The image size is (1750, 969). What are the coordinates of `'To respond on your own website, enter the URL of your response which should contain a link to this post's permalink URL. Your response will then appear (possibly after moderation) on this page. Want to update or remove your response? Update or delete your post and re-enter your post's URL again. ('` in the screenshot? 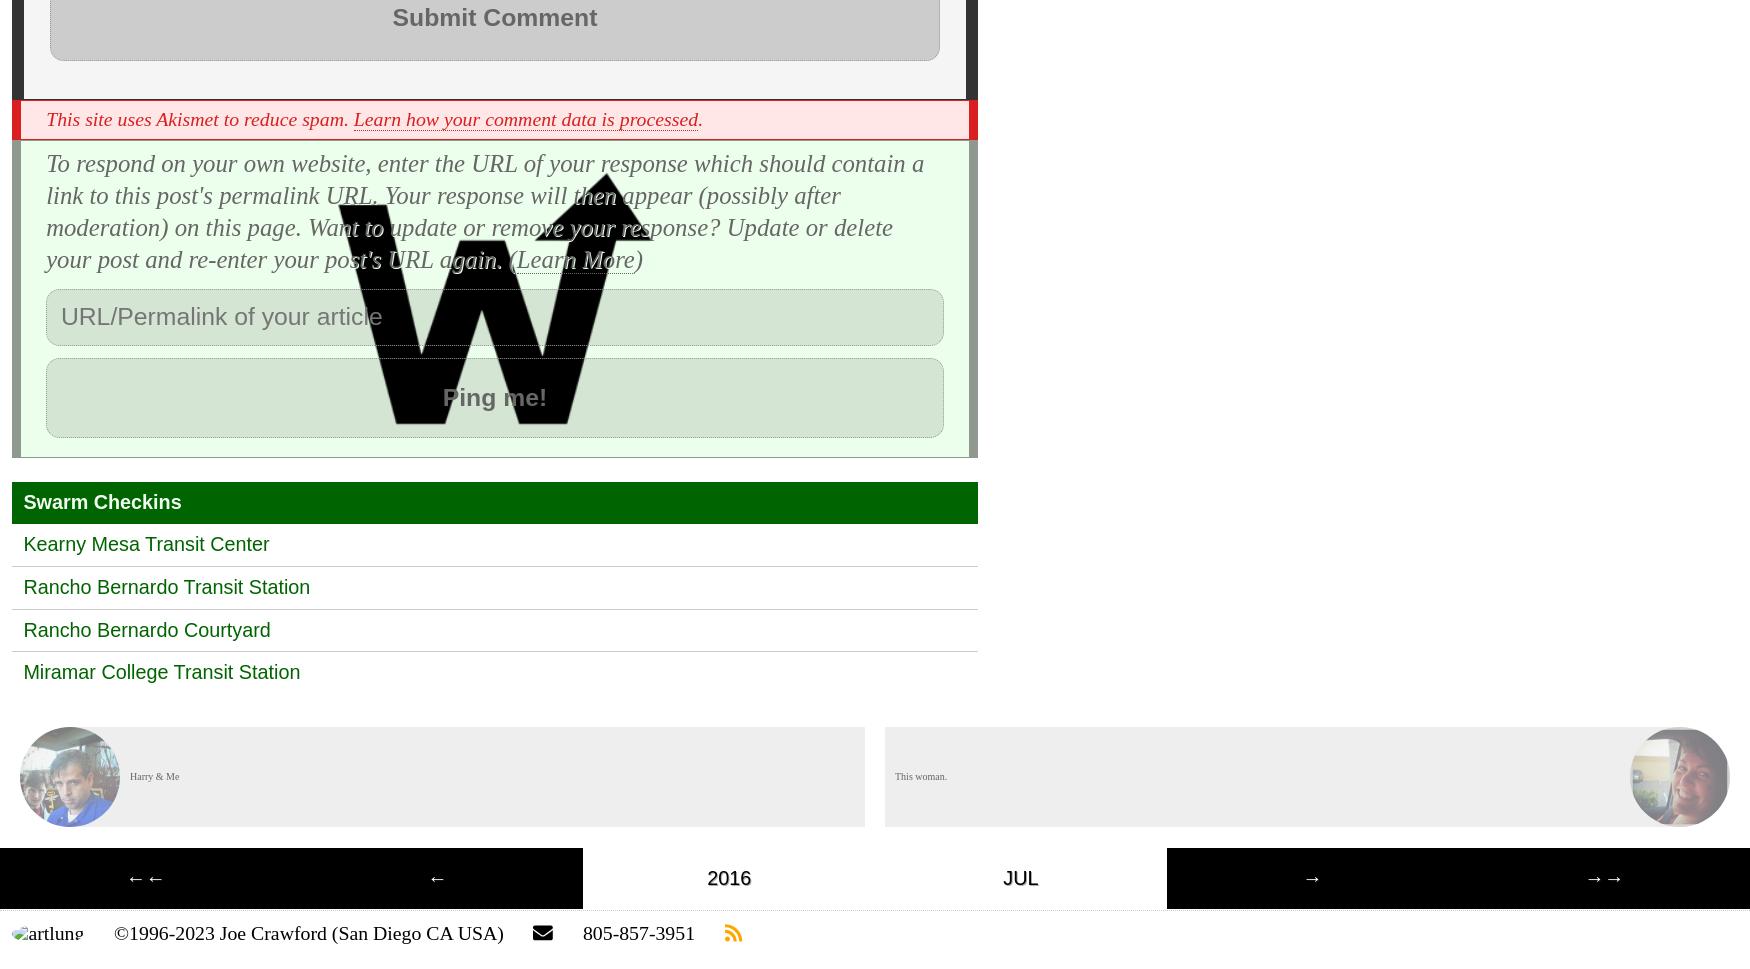 It's located at (484, 211).